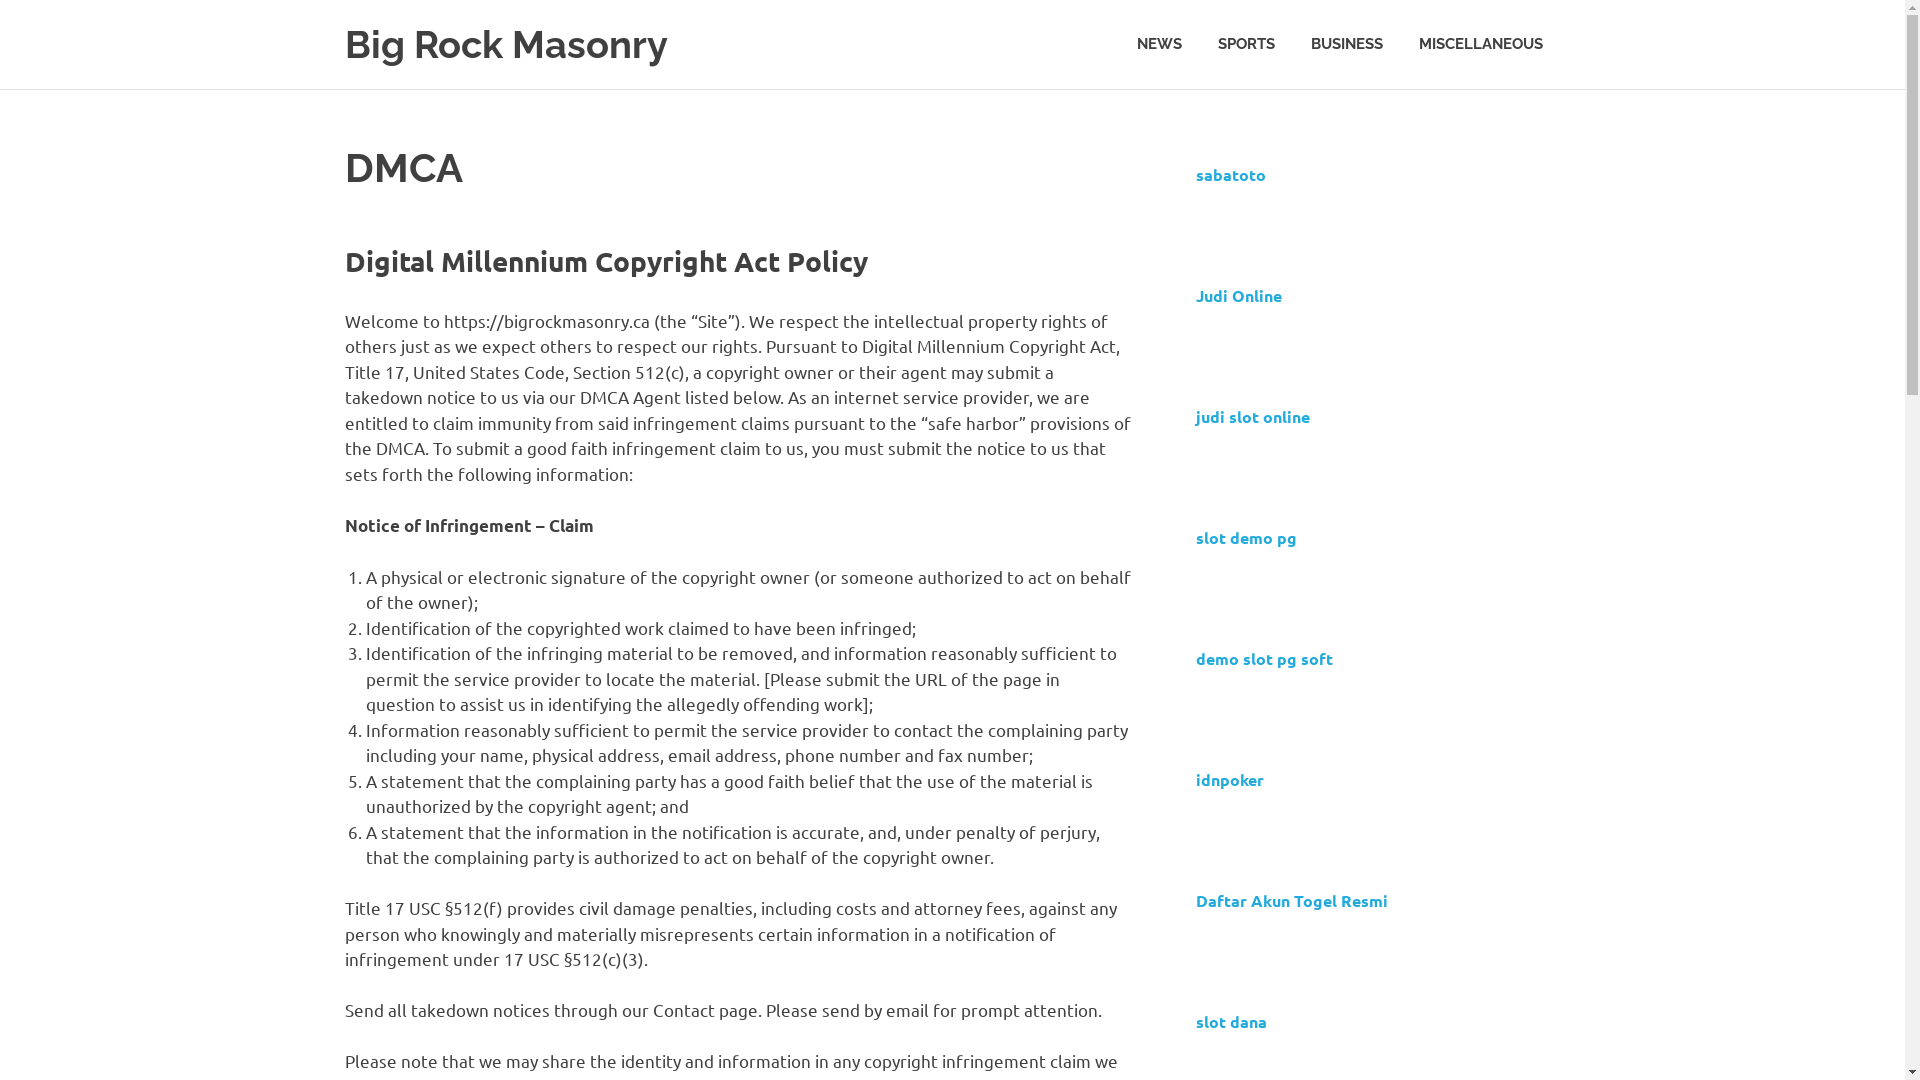 The width and height of the screenshot is (1920, 1080). Describe the element at coordinates (1291, 900) in the screenshot. I see `'Daftar Akun Togel Resmi'` at that location.